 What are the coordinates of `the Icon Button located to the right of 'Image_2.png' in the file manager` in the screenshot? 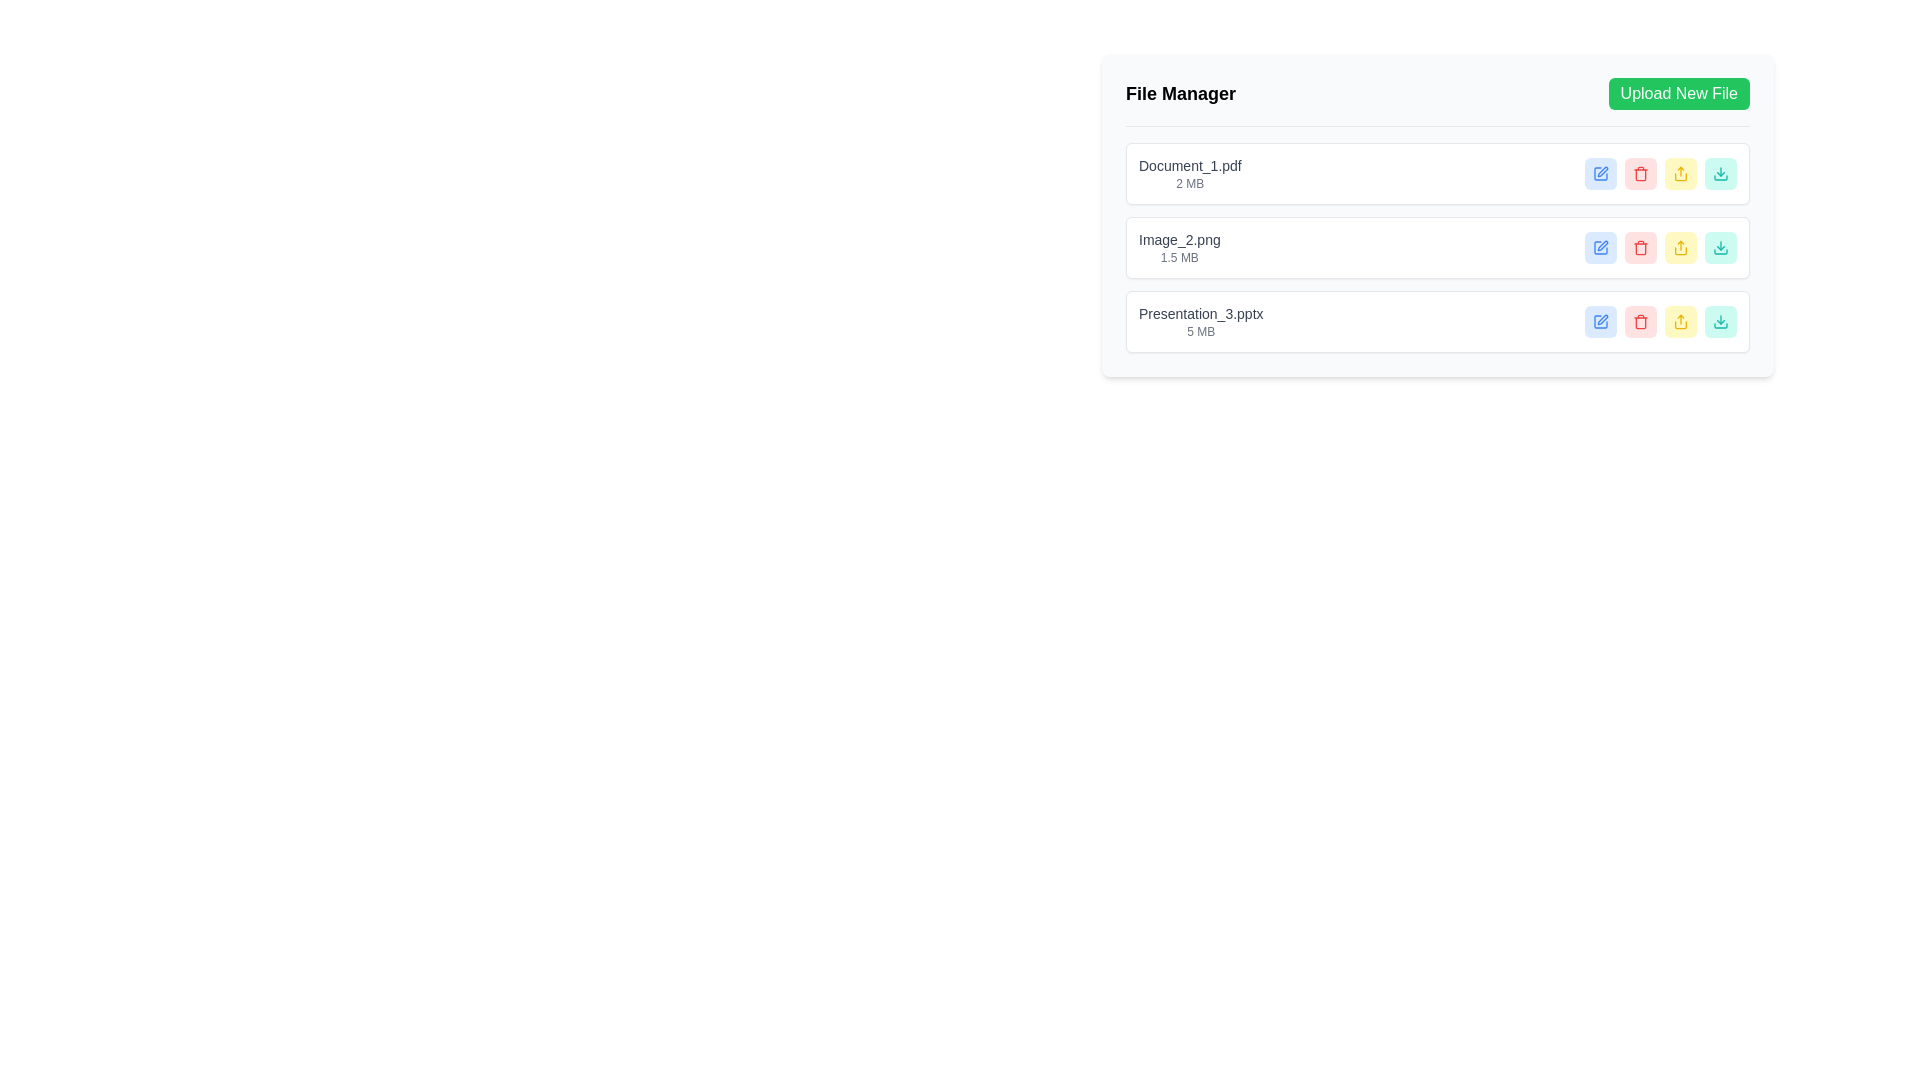 It's located at (1641, 246).